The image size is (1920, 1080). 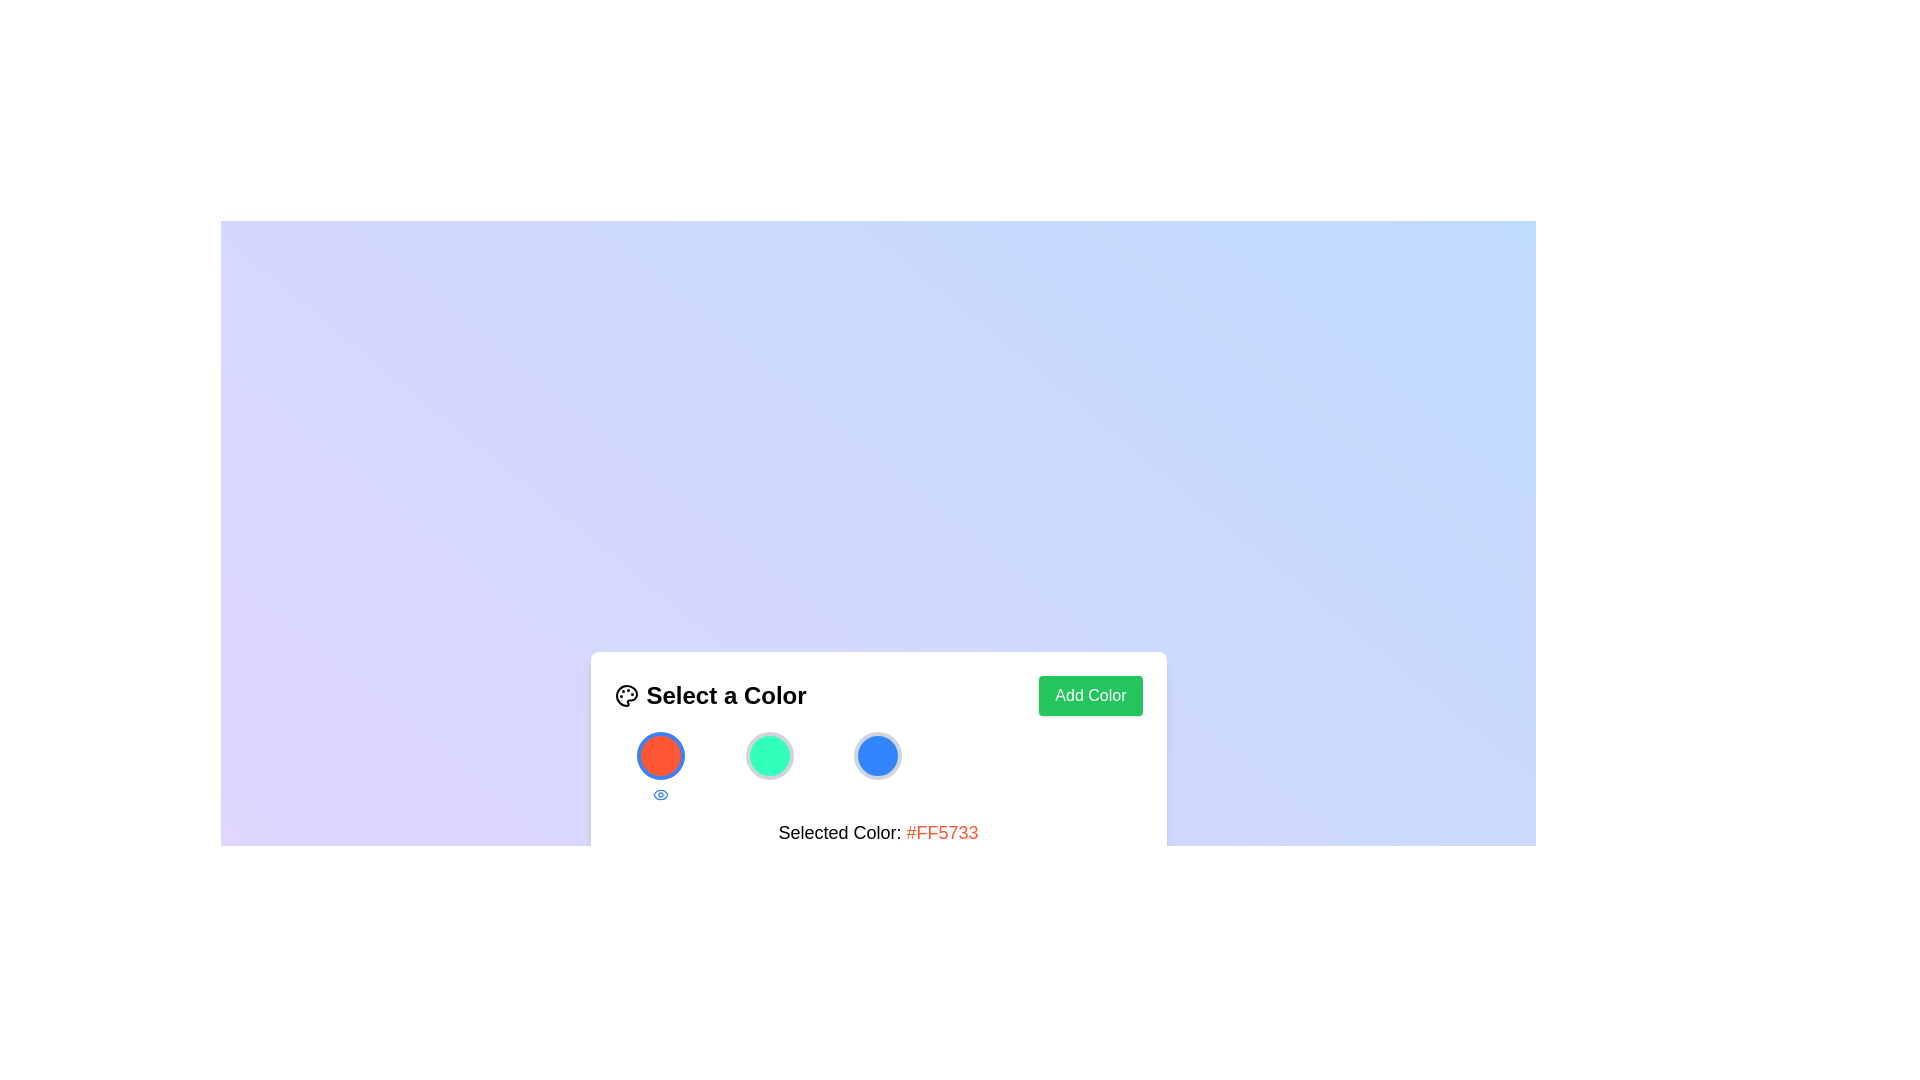 I want to click on the circular green button with a gray border located in the second column of a 5-column grid layout, so click(x=768, y=766).